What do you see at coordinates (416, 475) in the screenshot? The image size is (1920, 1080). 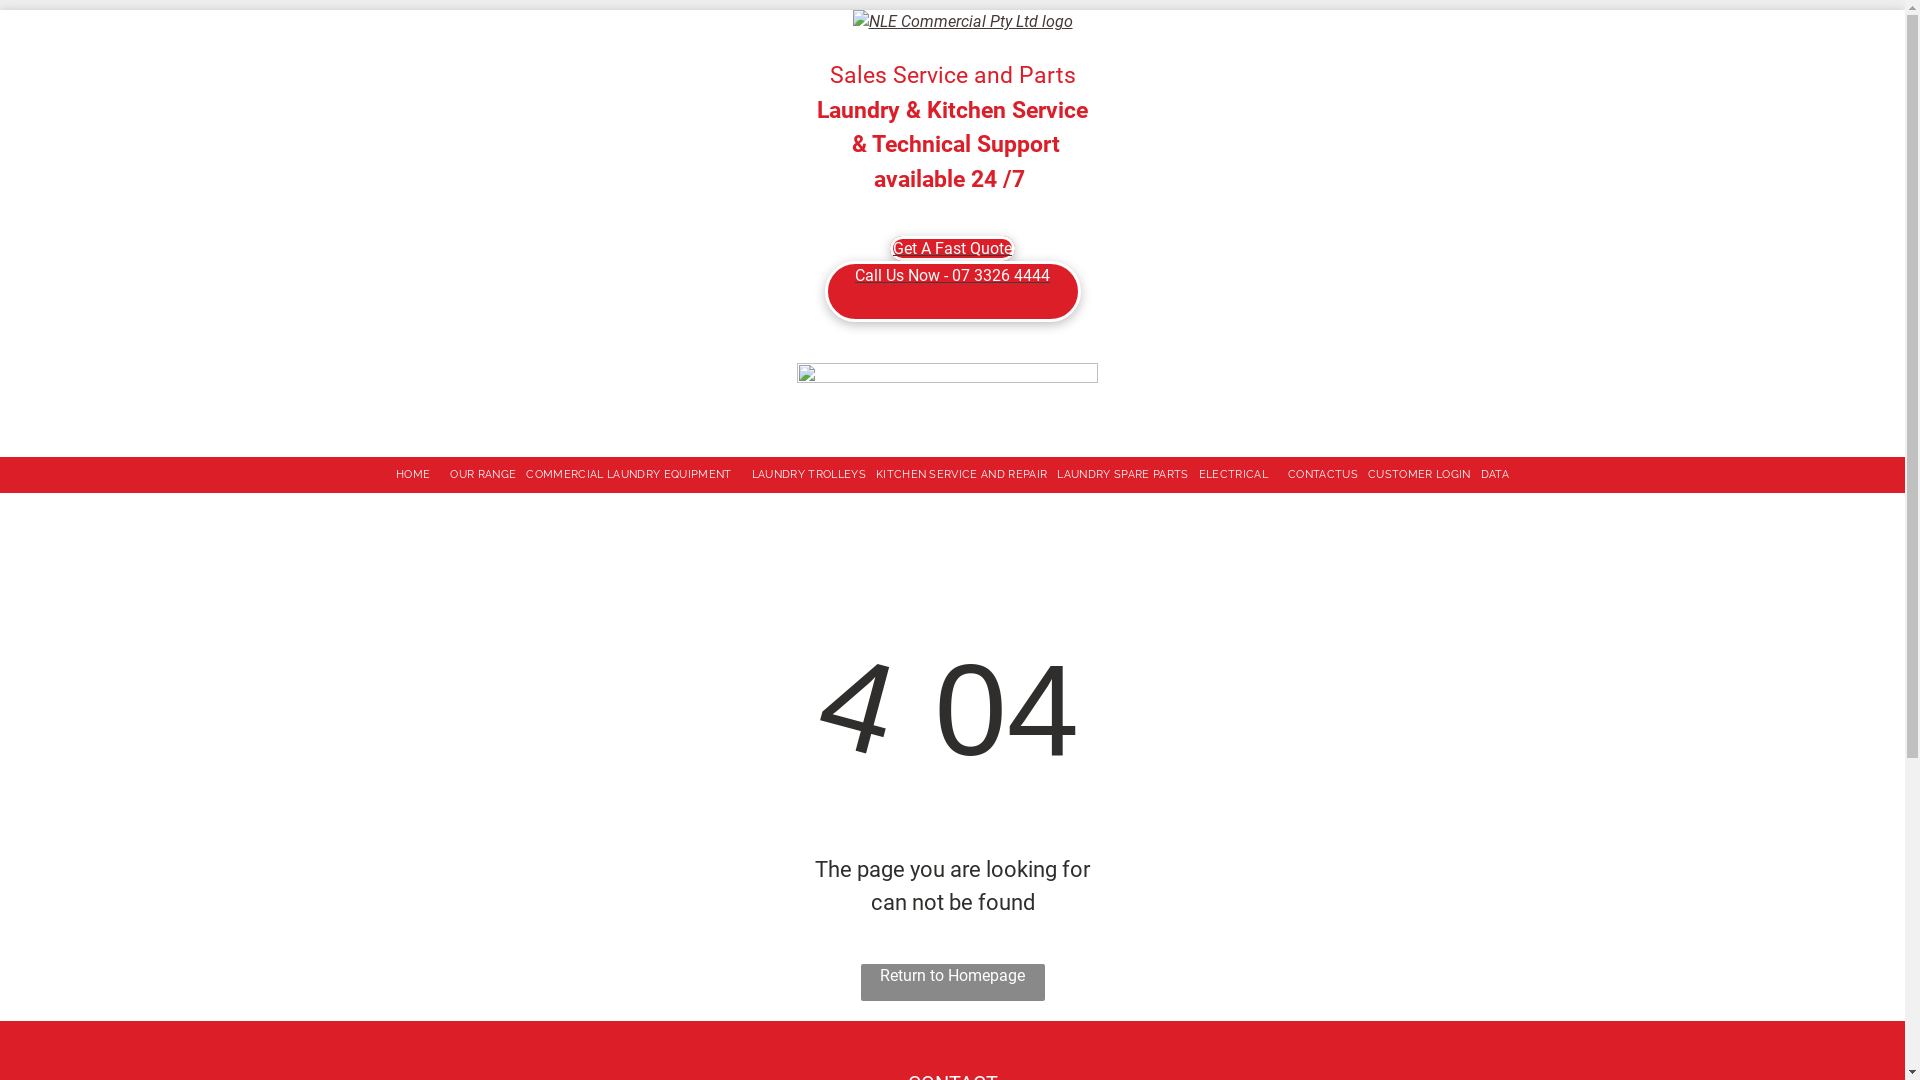 I see `'HOME'` at bounding box center [416, 475].